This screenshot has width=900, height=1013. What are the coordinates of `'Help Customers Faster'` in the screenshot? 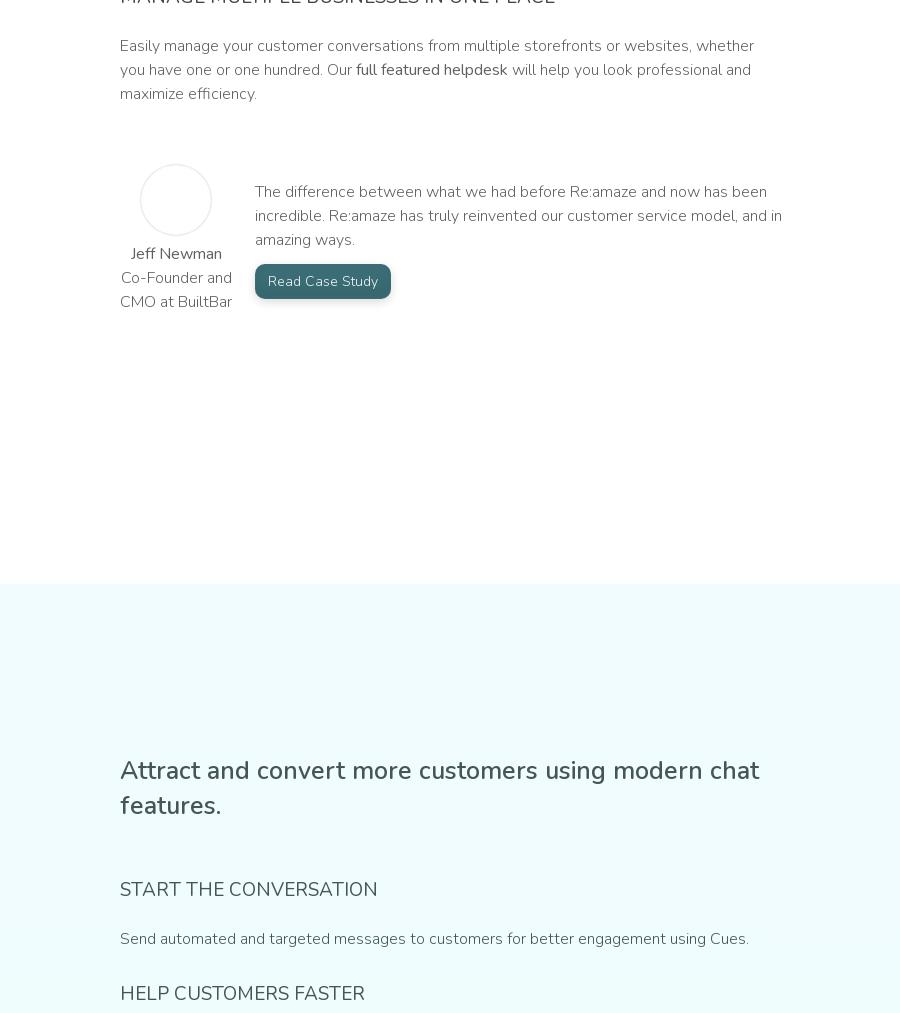 It's located at (241, 993).